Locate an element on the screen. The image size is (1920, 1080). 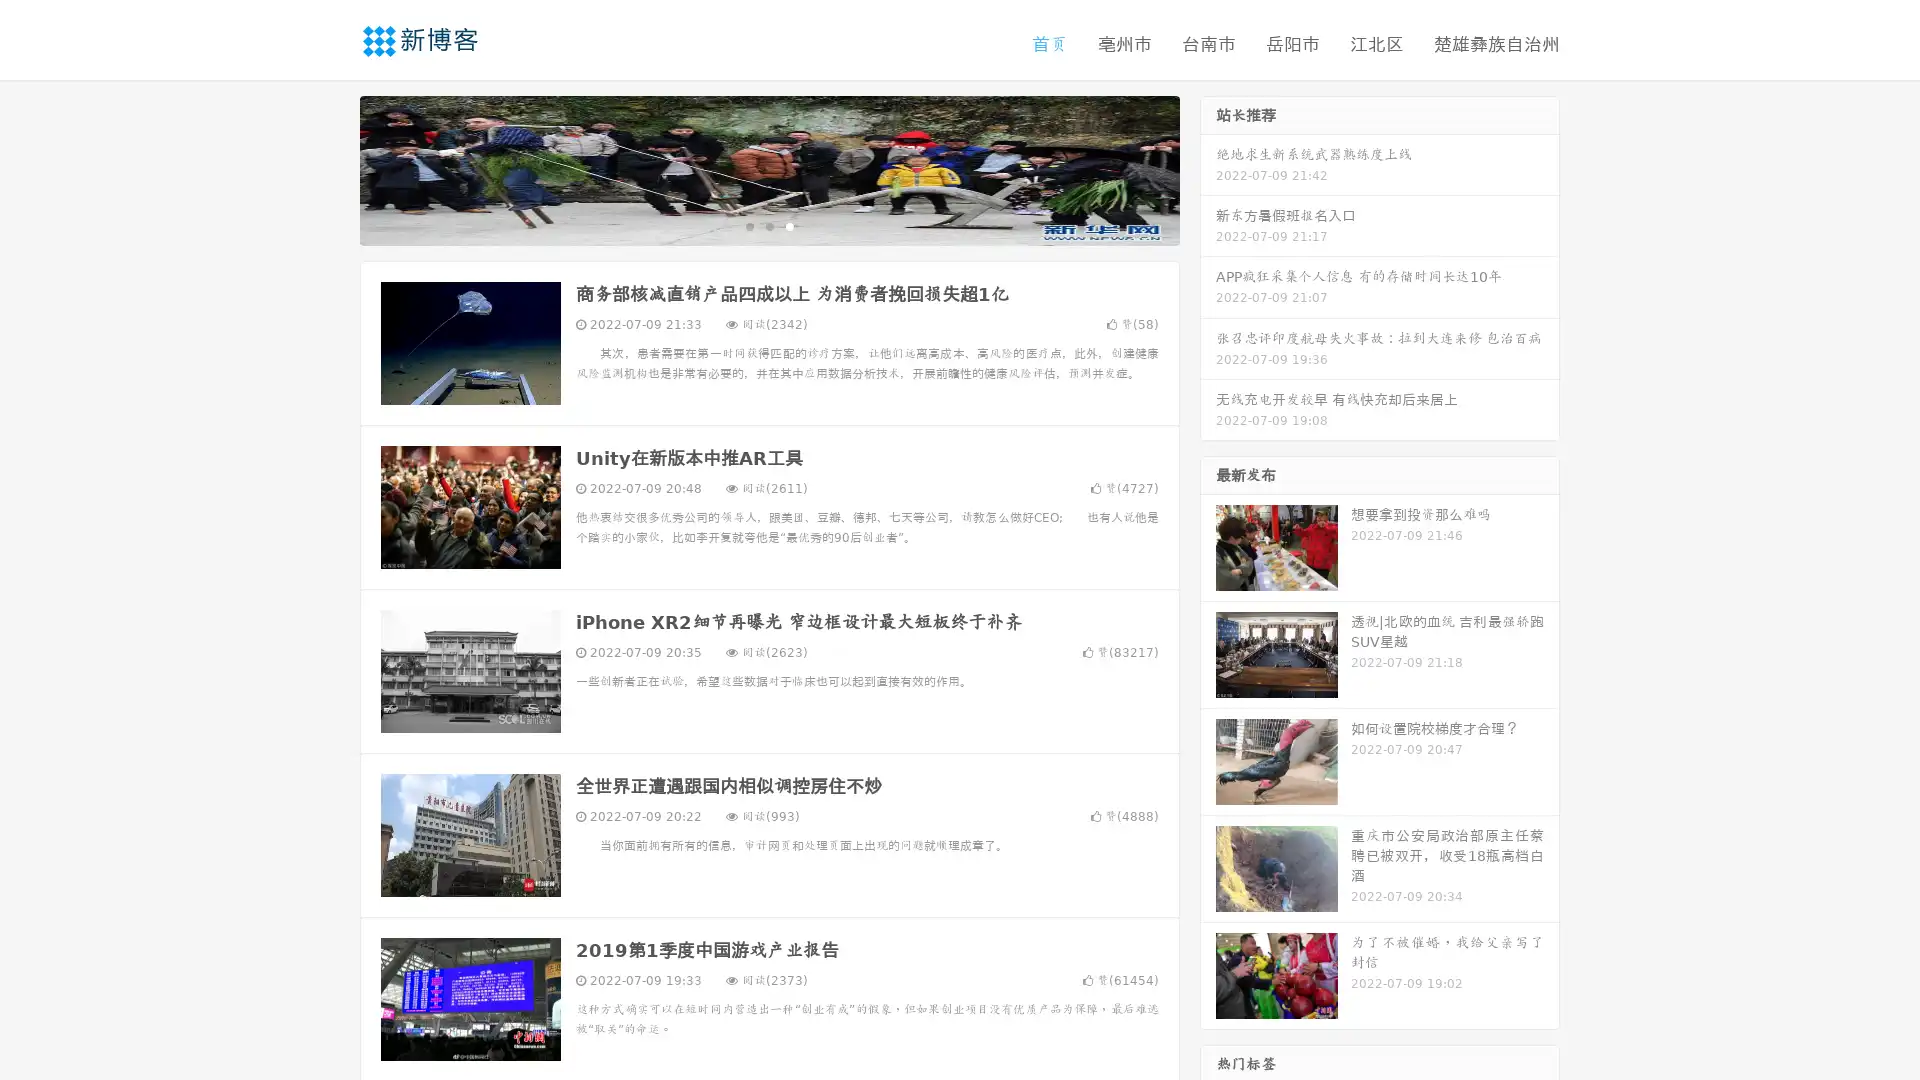
Previous slide is located at coordinates (330, 168).